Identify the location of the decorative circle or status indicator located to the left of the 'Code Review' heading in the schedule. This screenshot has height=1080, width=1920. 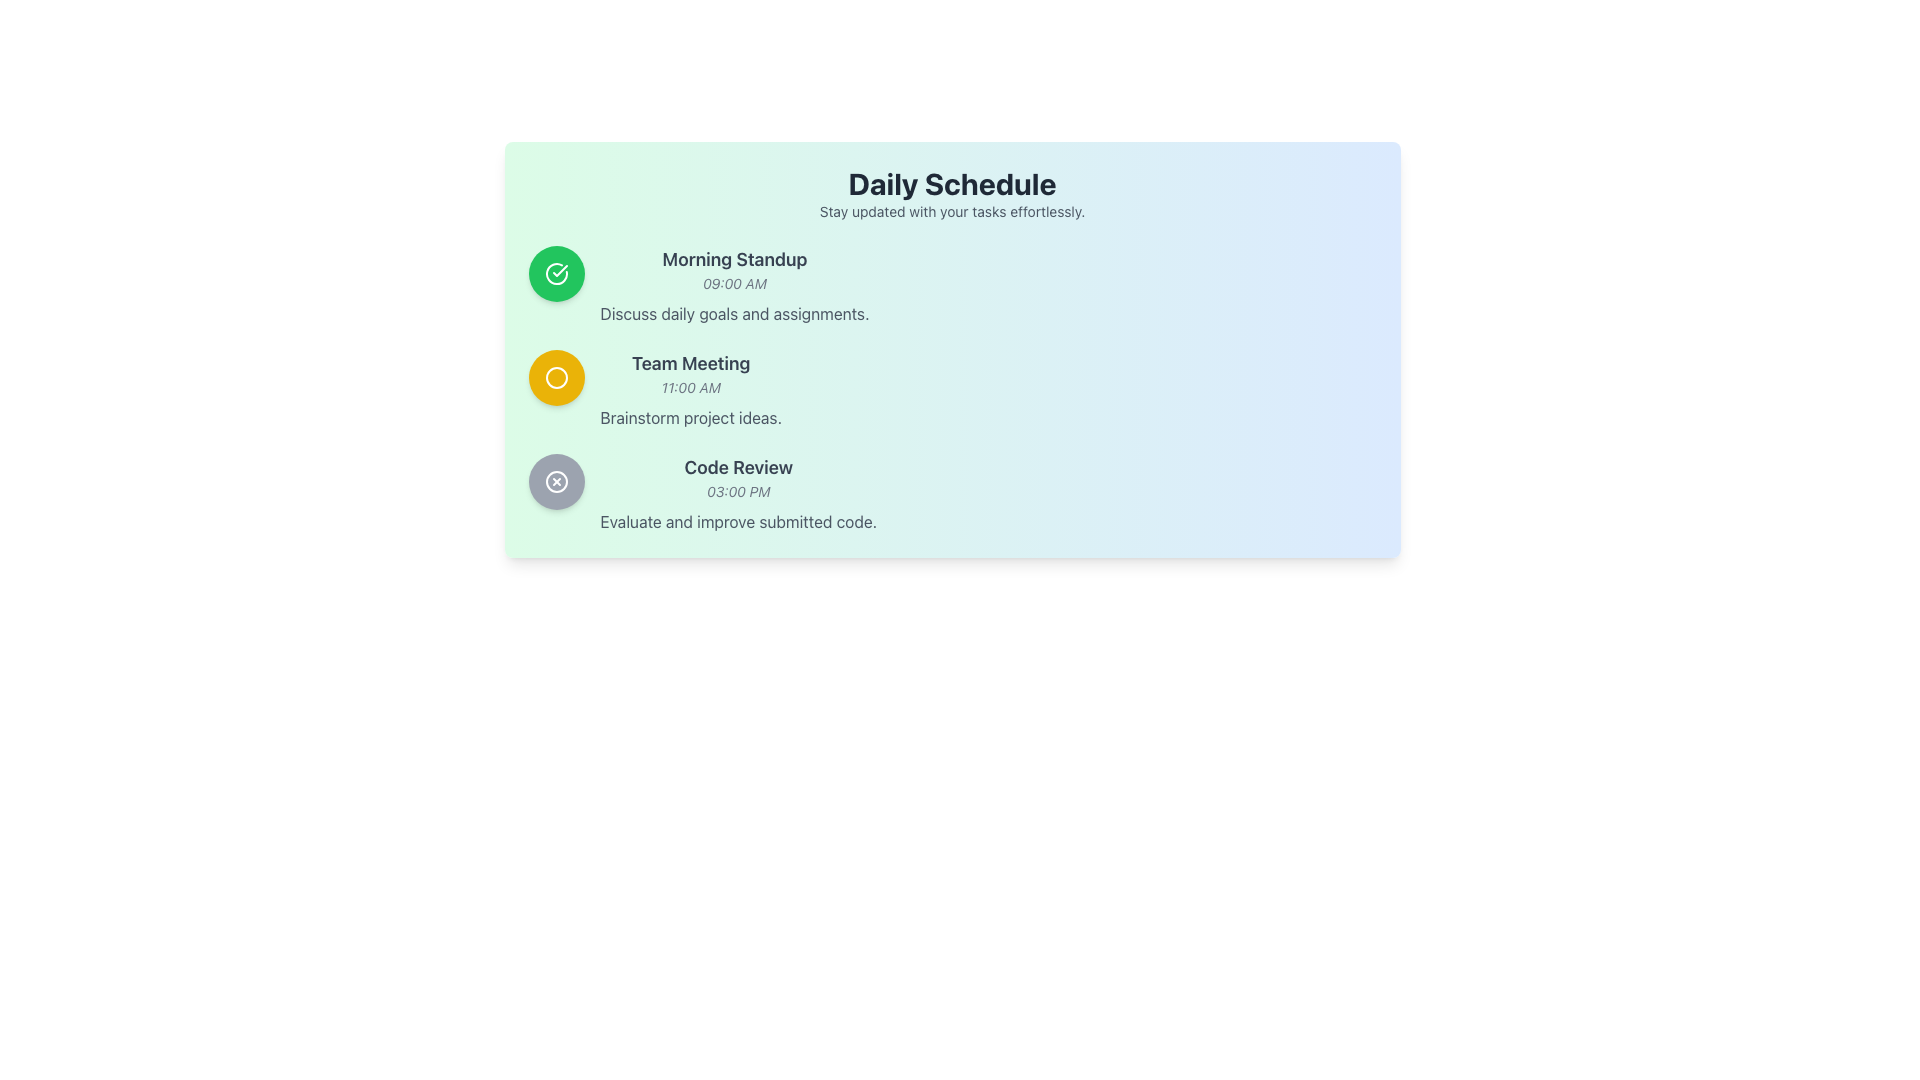
(556, 482).